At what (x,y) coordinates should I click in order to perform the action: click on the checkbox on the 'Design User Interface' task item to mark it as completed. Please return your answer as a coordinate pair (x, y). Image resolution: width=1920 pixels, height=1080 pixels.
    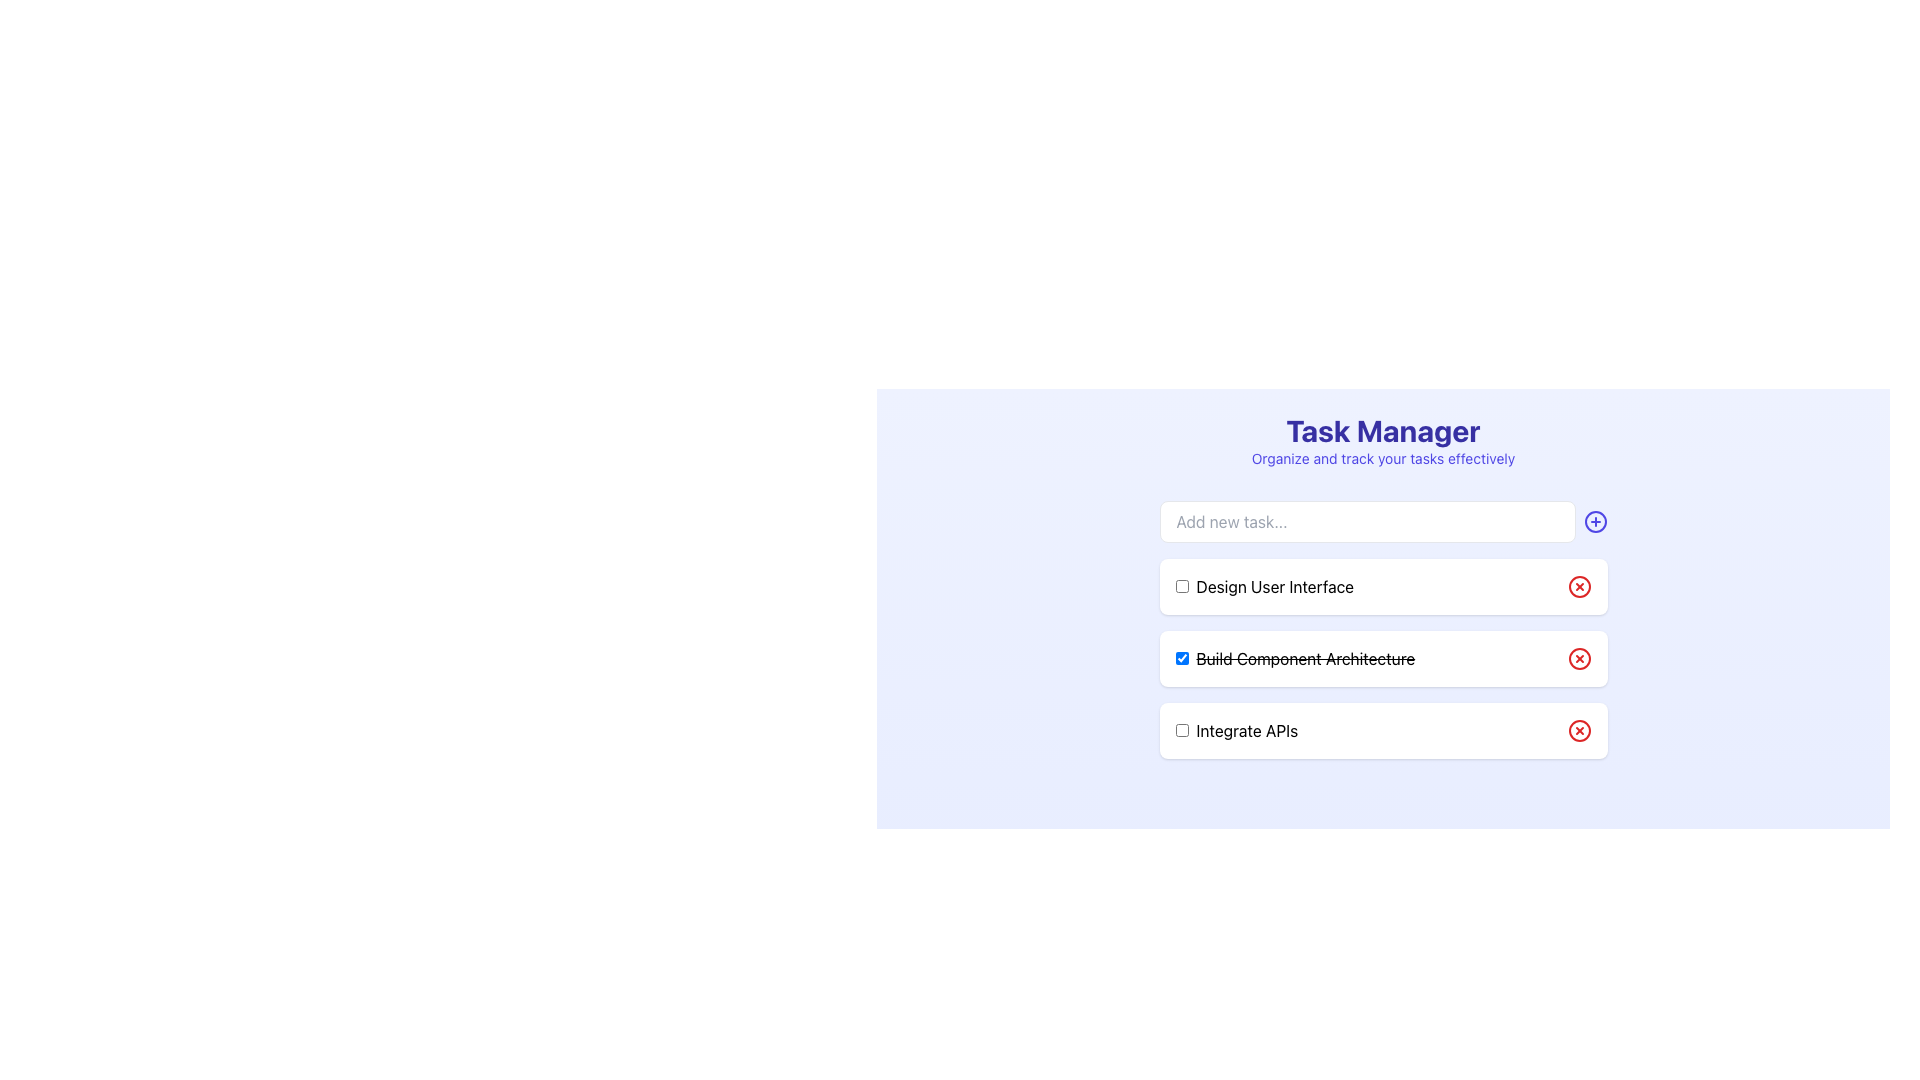
    Looking at the image, I should click on (1382, 585).